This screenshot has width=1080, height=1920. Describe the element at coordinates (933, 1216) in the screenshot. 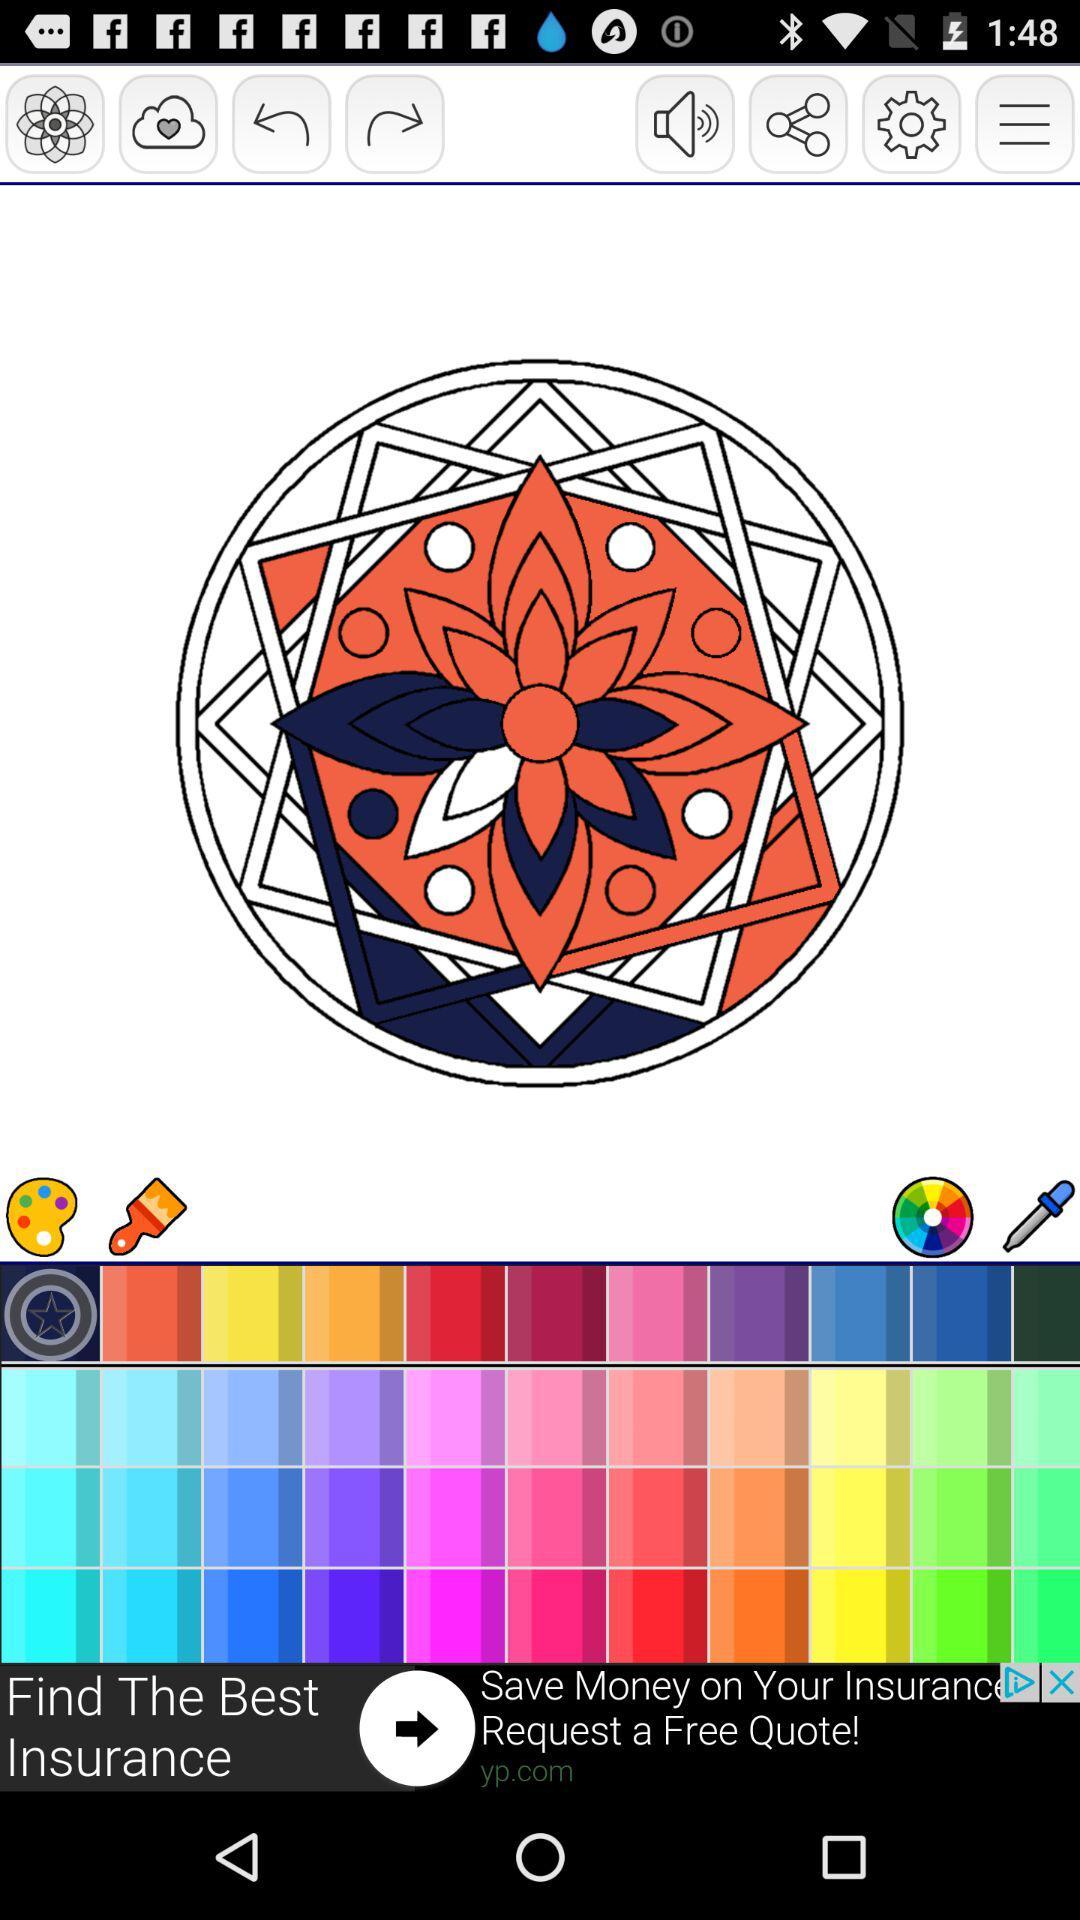

I see `auto coloring` at that location.